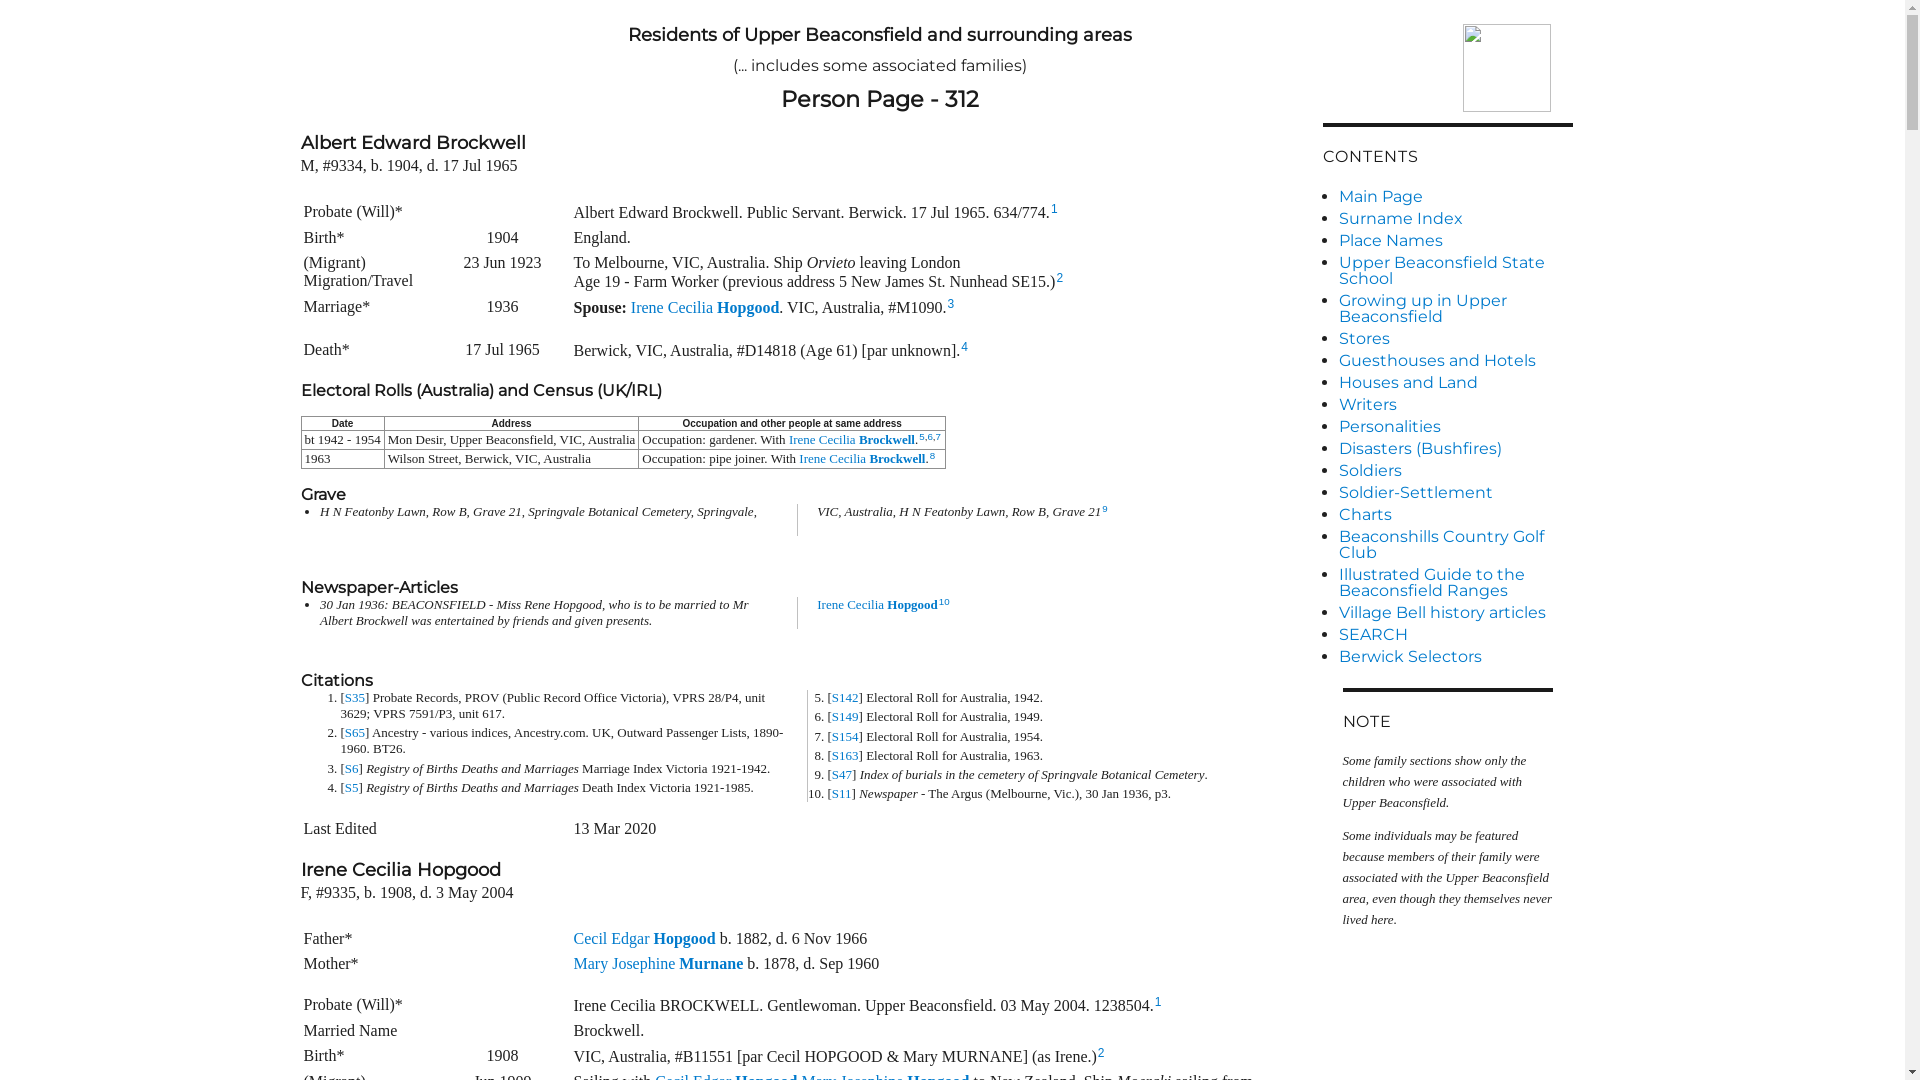 This screenshot has width=1920, height=1080. Describe the element at coordinates (931, 455) in the screenshot. I see `'8'` at that location.